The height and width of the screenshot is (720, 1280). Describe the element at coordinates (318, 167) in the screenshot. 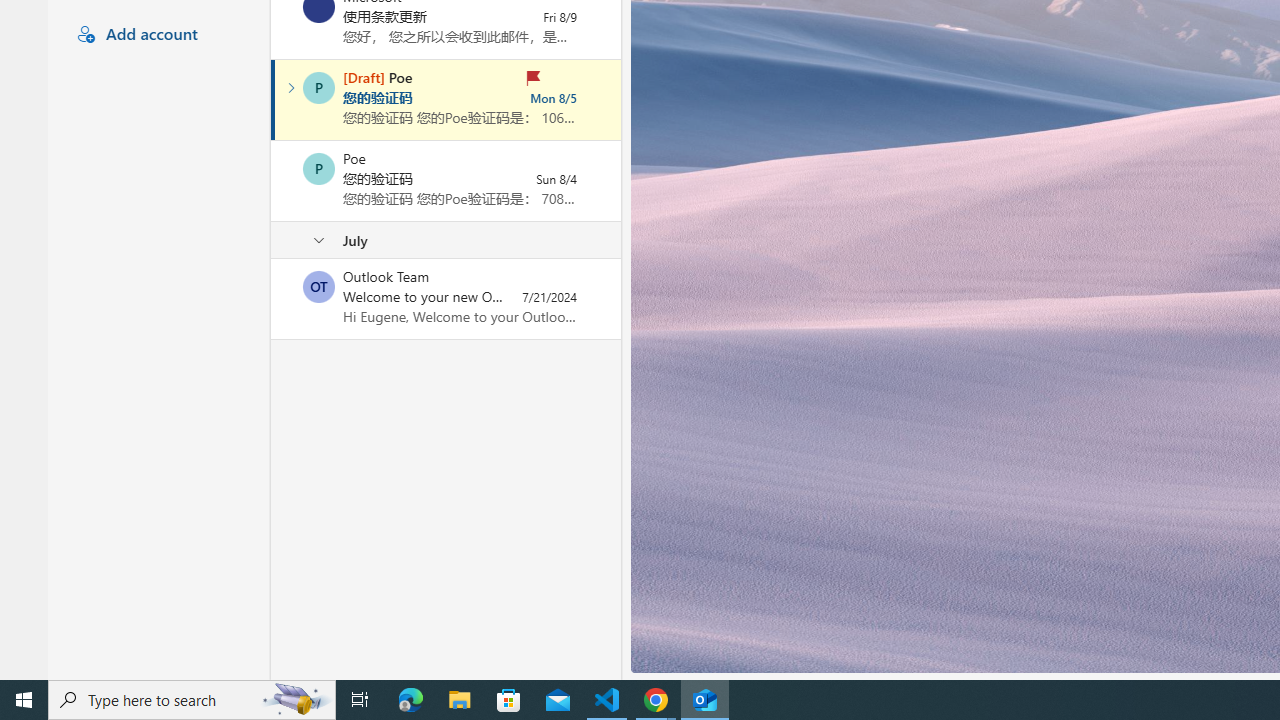

I see `'Poe'` at that location.